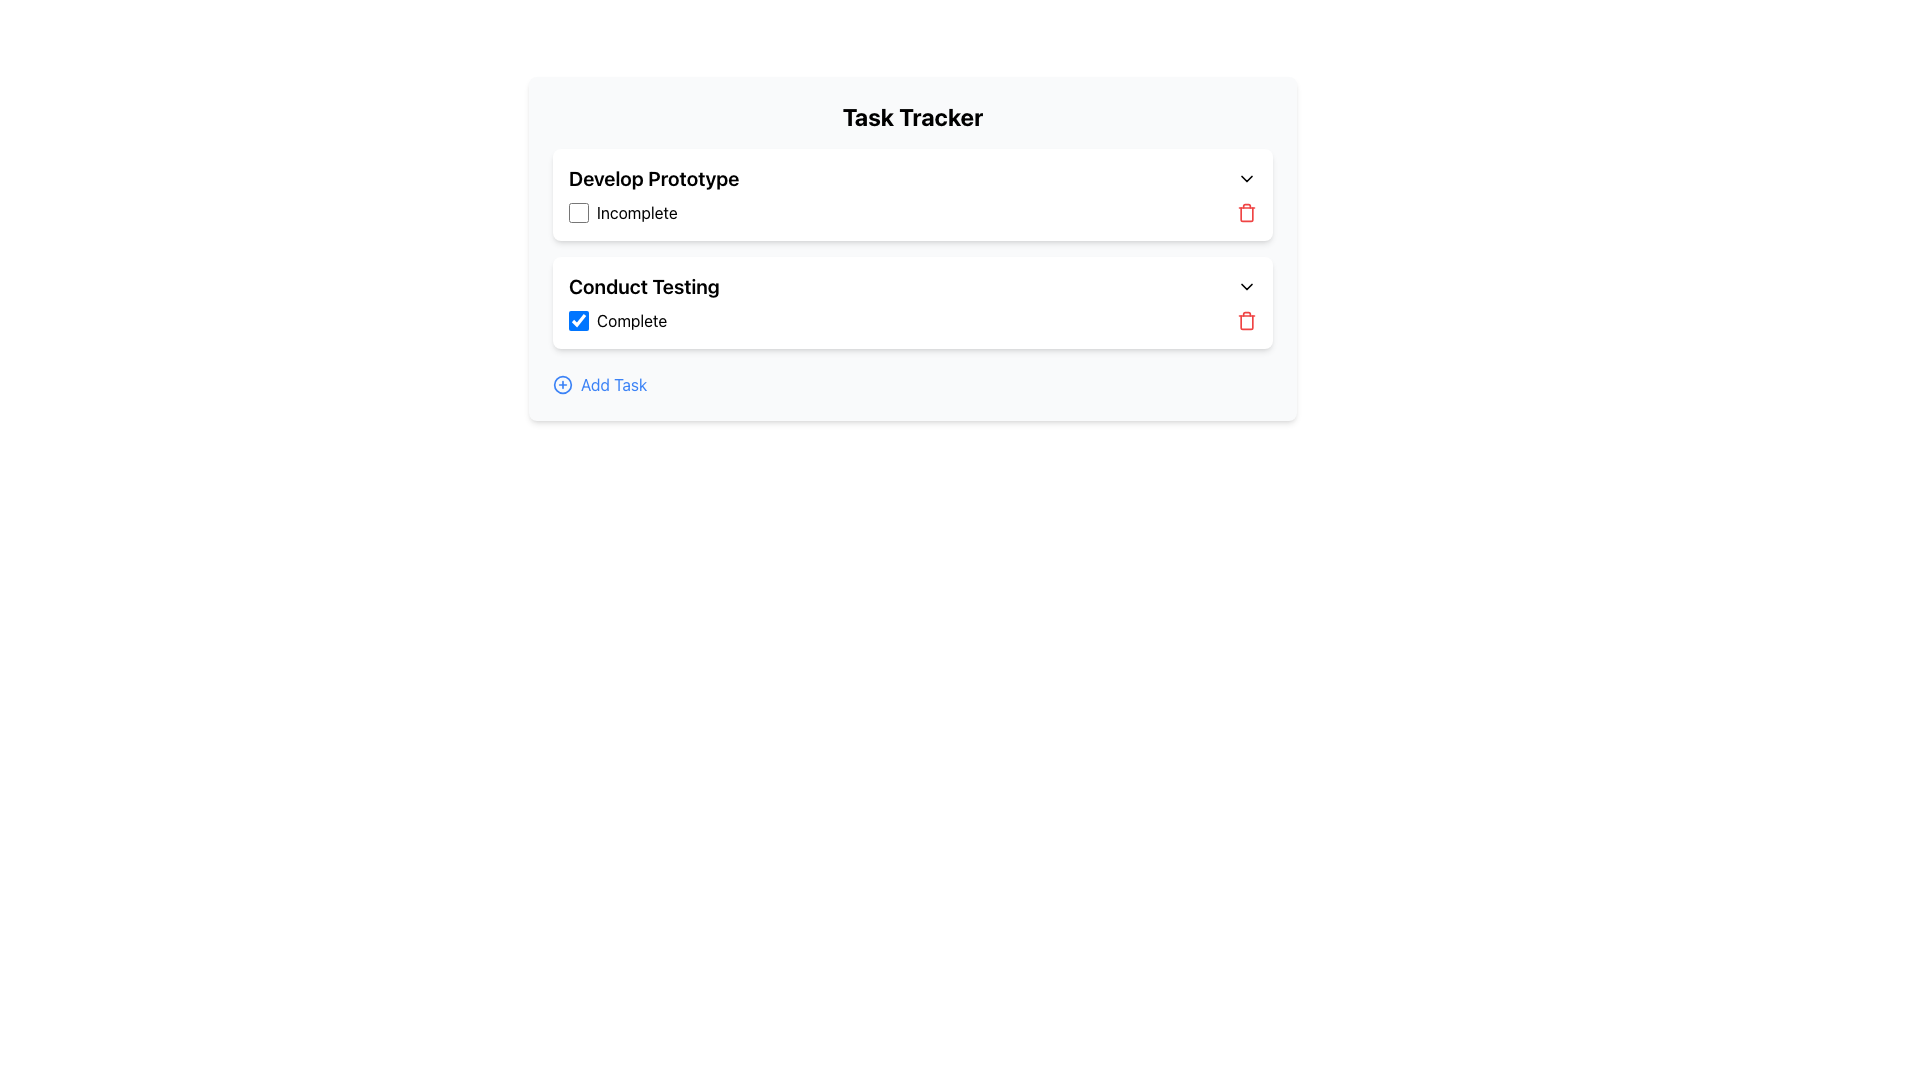 This screenshot has width=1920, height=1080. Describe the element at coordinates (911, 303) in the screenshot. I see `the dropdown arrow of the second task box in the task tracking interface` at that location.